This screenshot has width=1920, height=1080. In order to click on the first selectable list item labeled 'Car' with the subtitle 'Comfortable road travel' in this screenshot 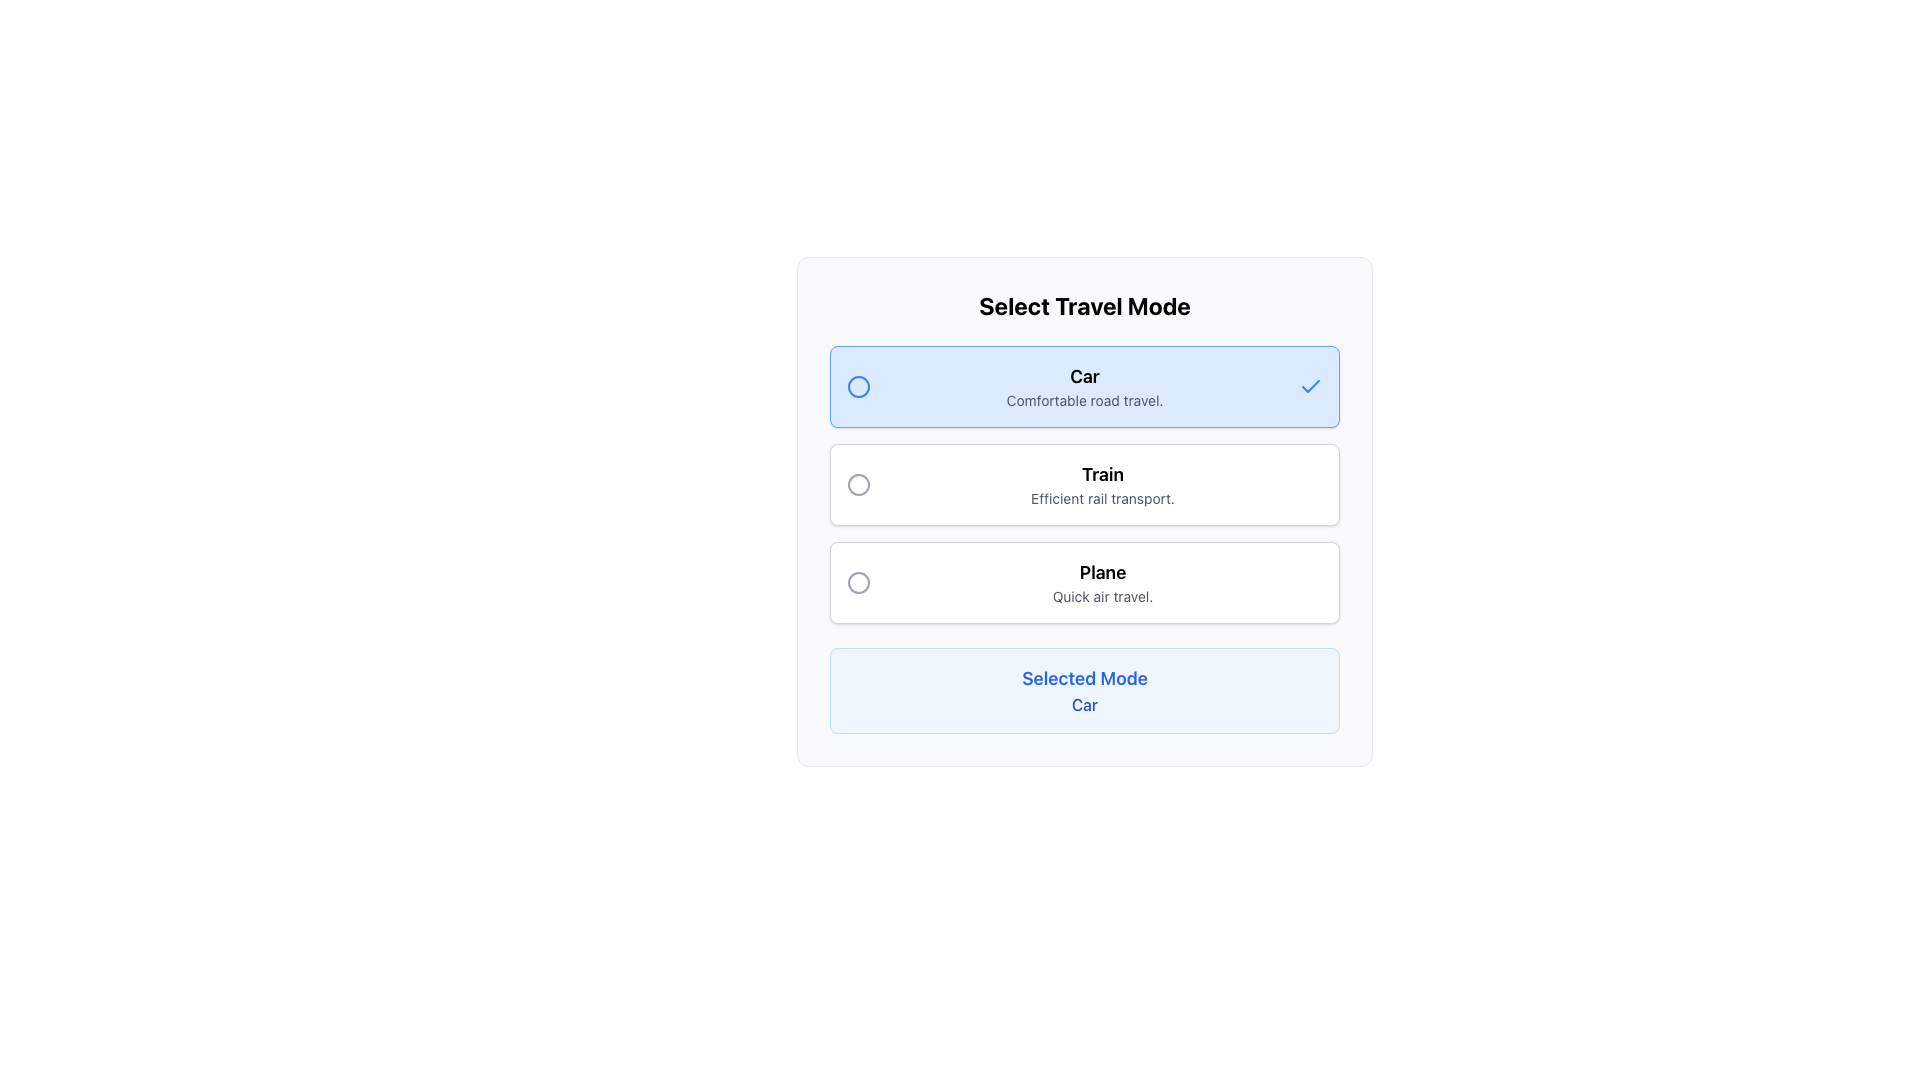, I will do `click(1083, 386)`.